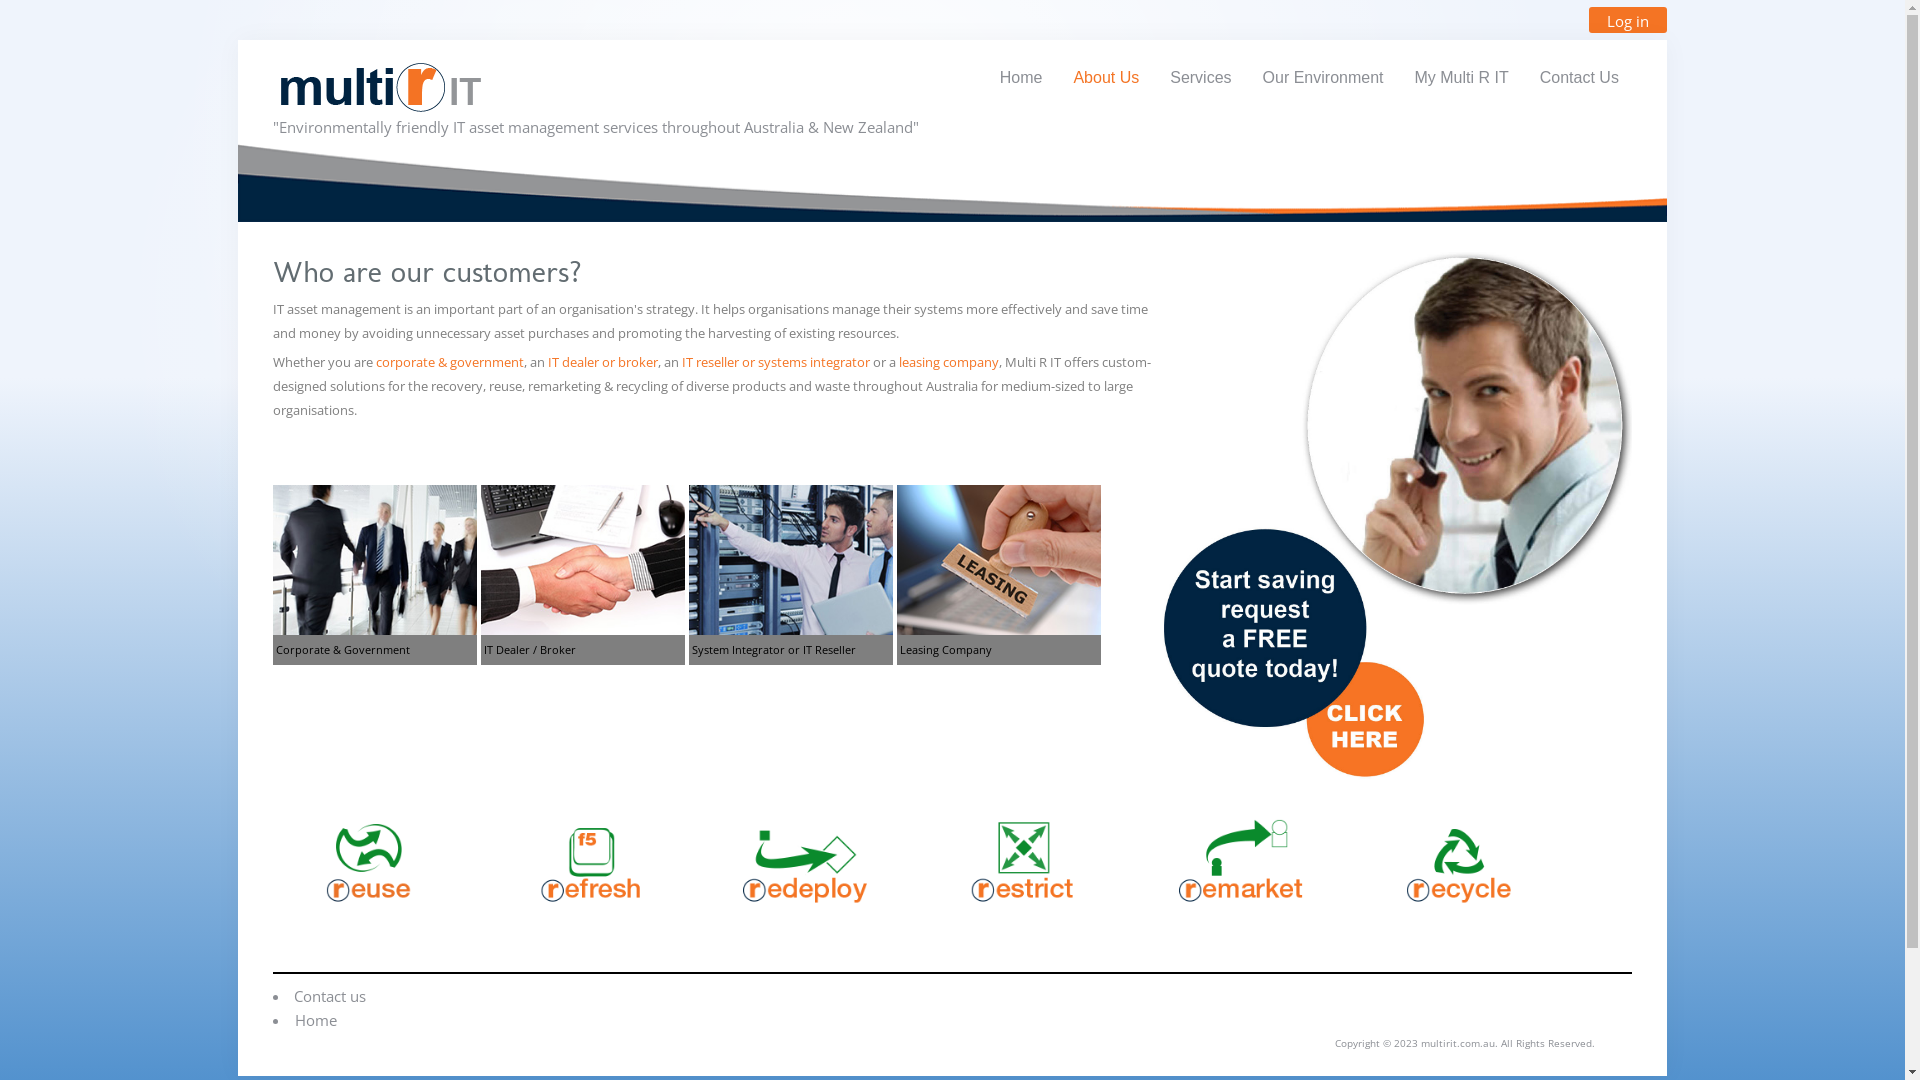  I want to click on 'About Us', so click(1104, 76).